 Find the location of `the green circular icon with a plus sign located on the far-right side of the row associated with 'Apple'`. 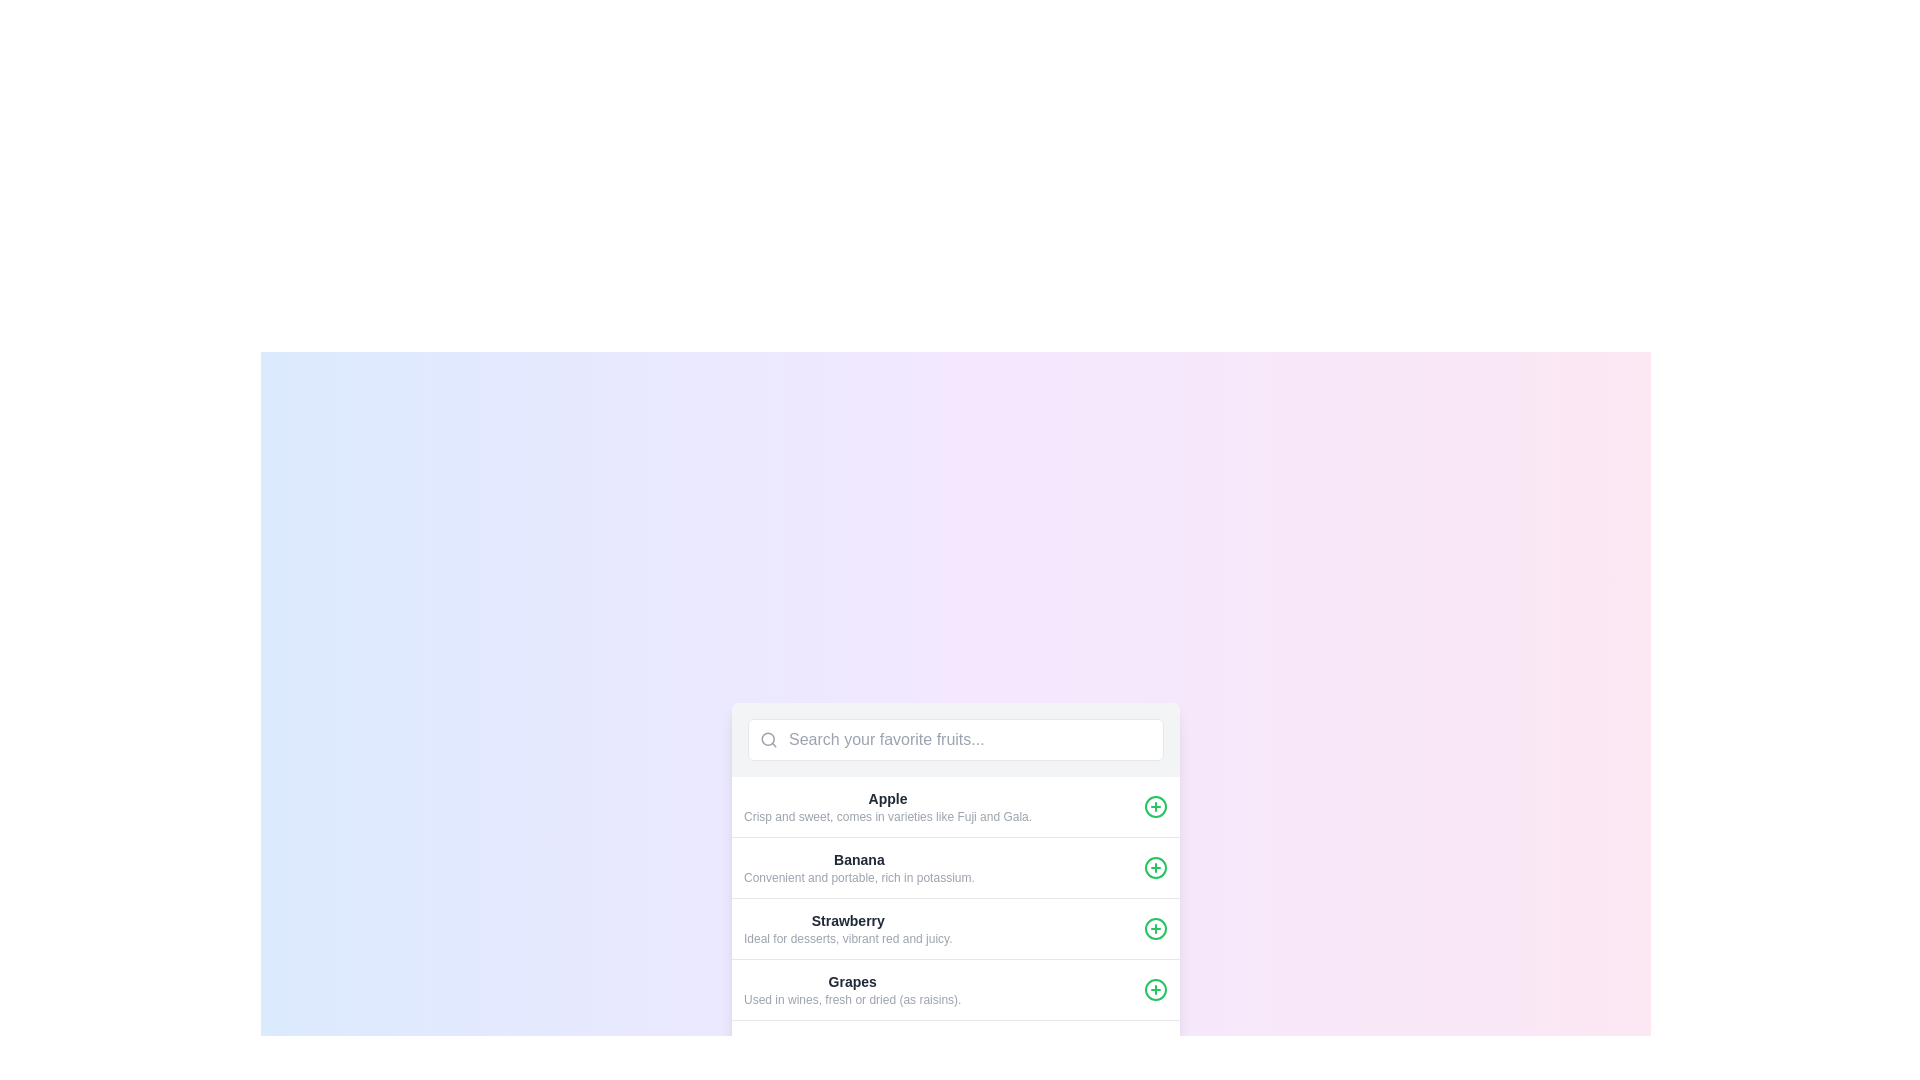

the green circular icon with a plus sign located on the far-right side of the row associated with 'Apple' is located at coordinates (1156, 805).